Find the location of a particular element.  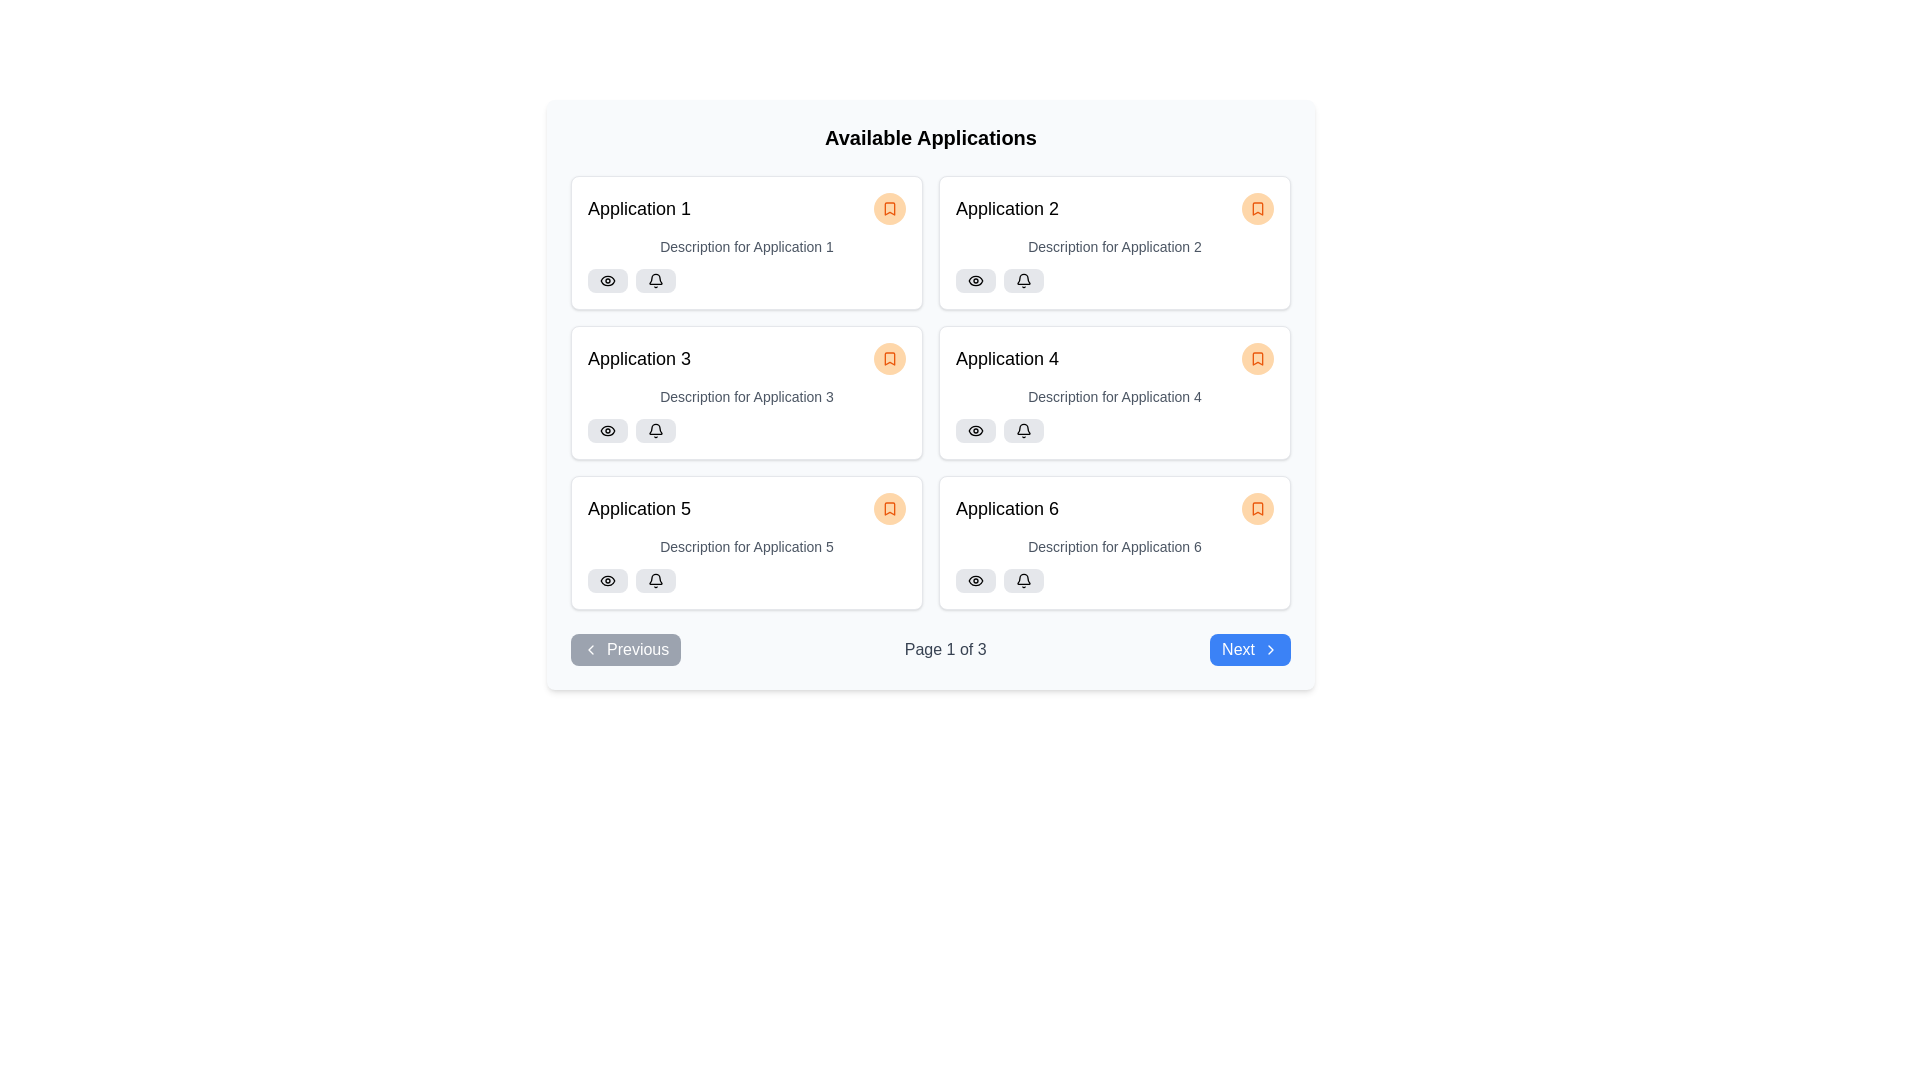

the Text indicator displaying the current page number (1) out of a total of 3 pages, located at the center-bottom of the interface, between the 'Previous' and 'Next' buttons in the navigation bar is located at coordinates (944, 650).